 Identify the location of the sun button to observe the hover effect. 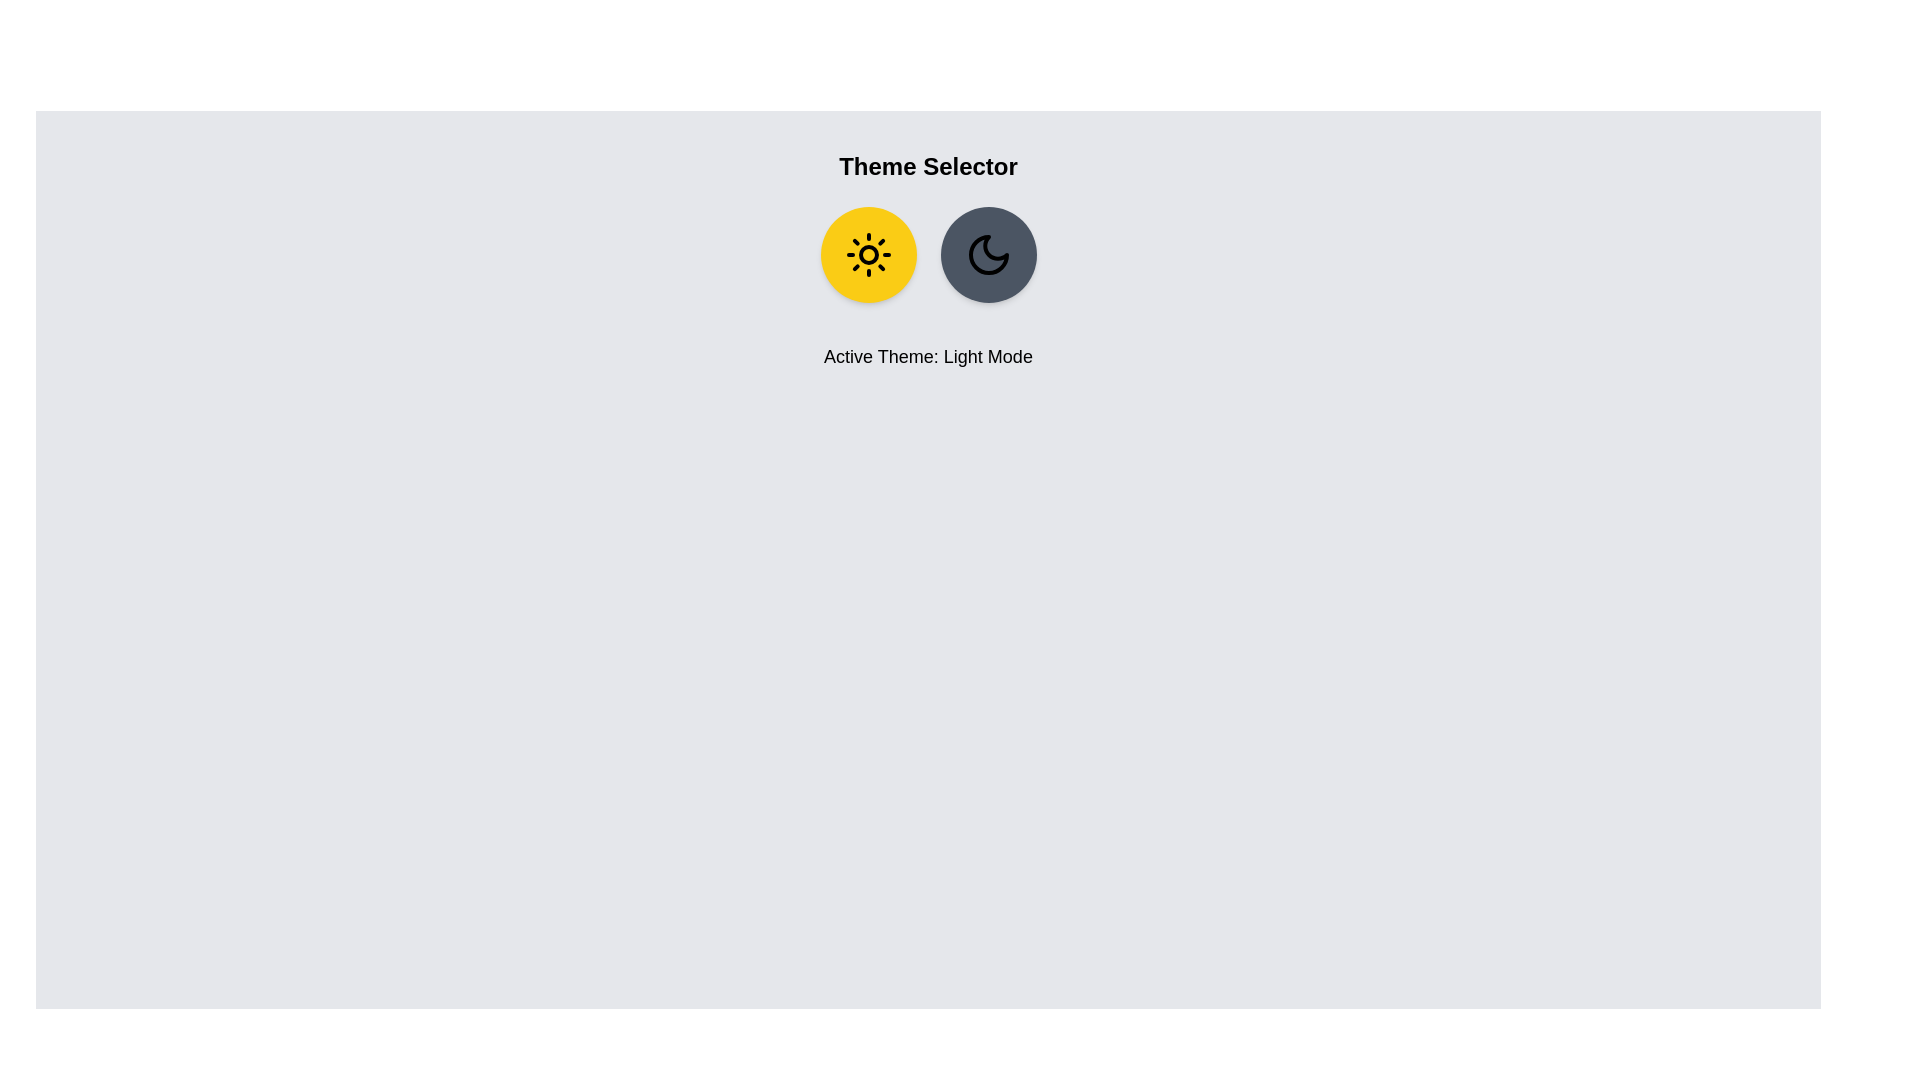
(868, 253).